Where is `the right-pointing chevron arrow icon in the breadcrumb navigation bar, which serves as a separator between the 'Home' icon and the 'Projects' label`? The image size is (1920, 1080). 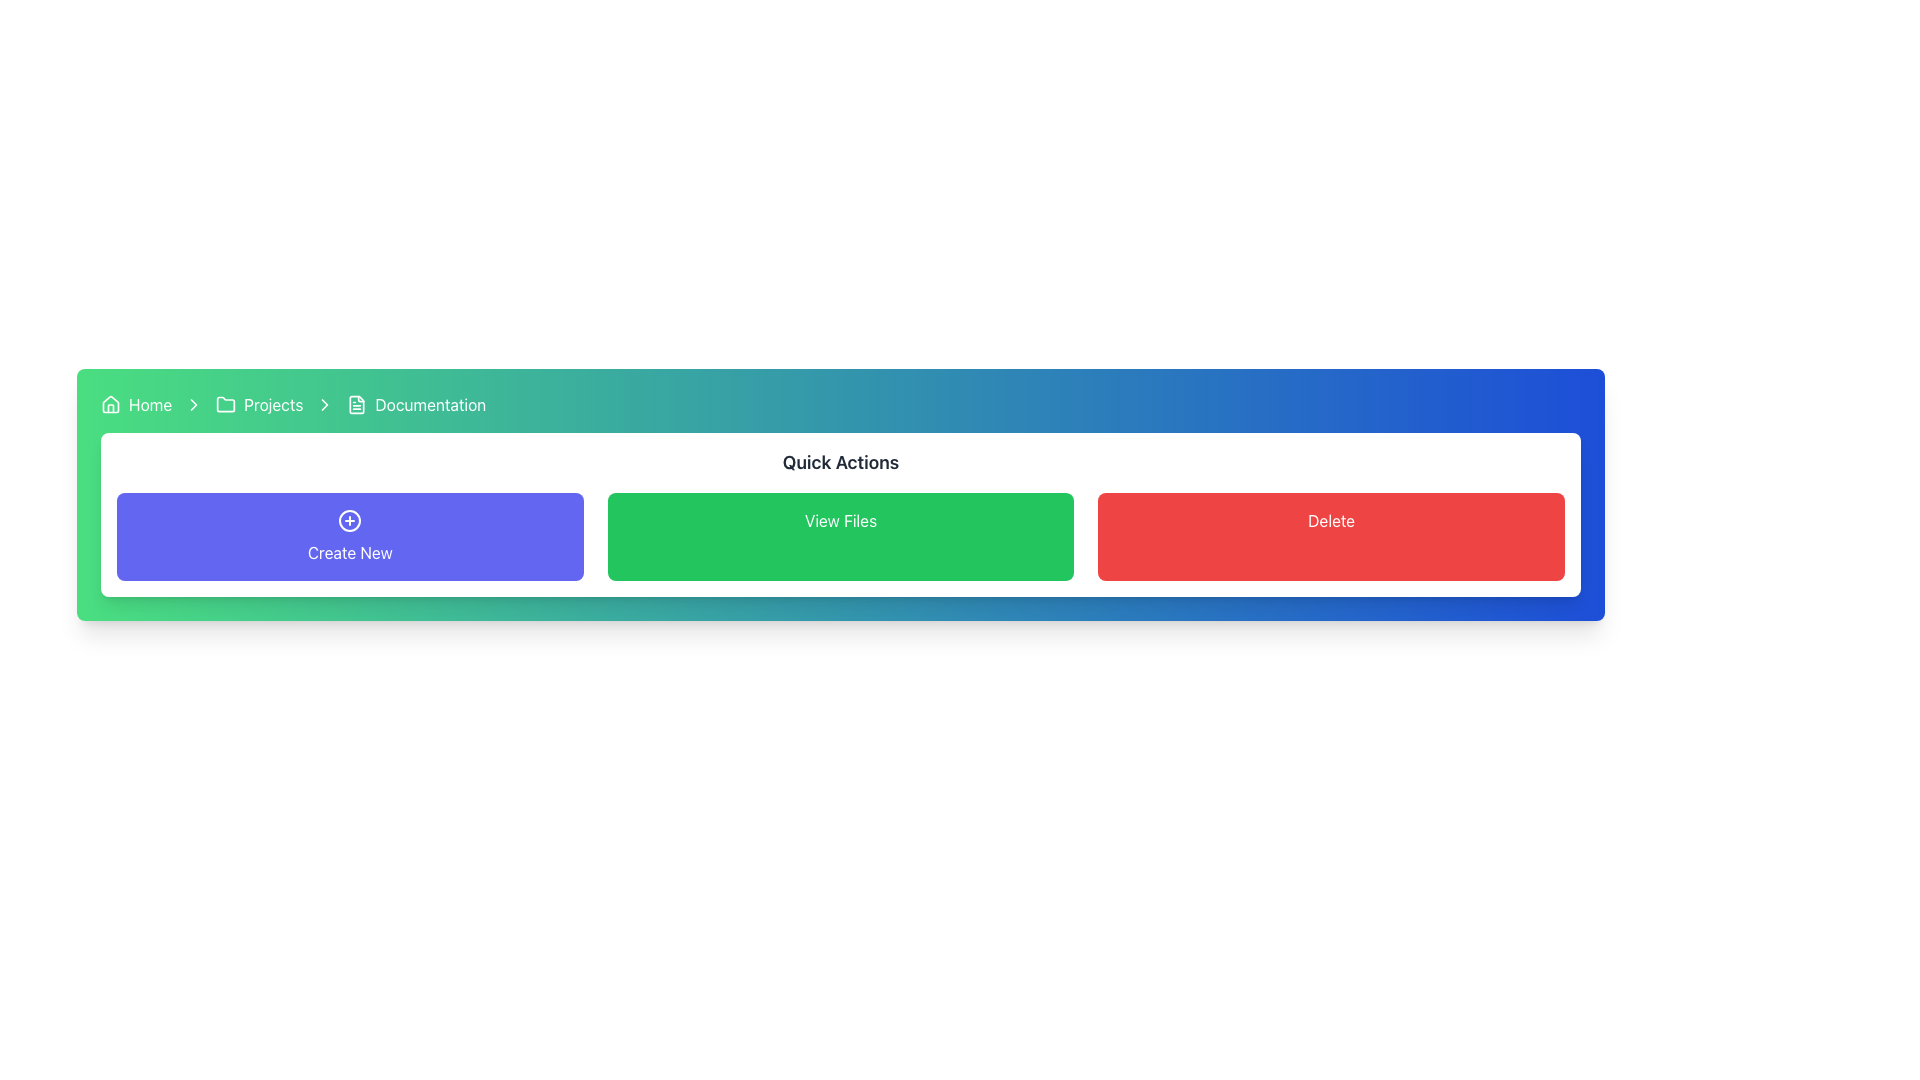
the right-pointing chevron arrow icon in the breadcrumb navigation bar, which serves as a separator between the 'Home' icon and the 'Projects' label is located at coordinates (325, 405).